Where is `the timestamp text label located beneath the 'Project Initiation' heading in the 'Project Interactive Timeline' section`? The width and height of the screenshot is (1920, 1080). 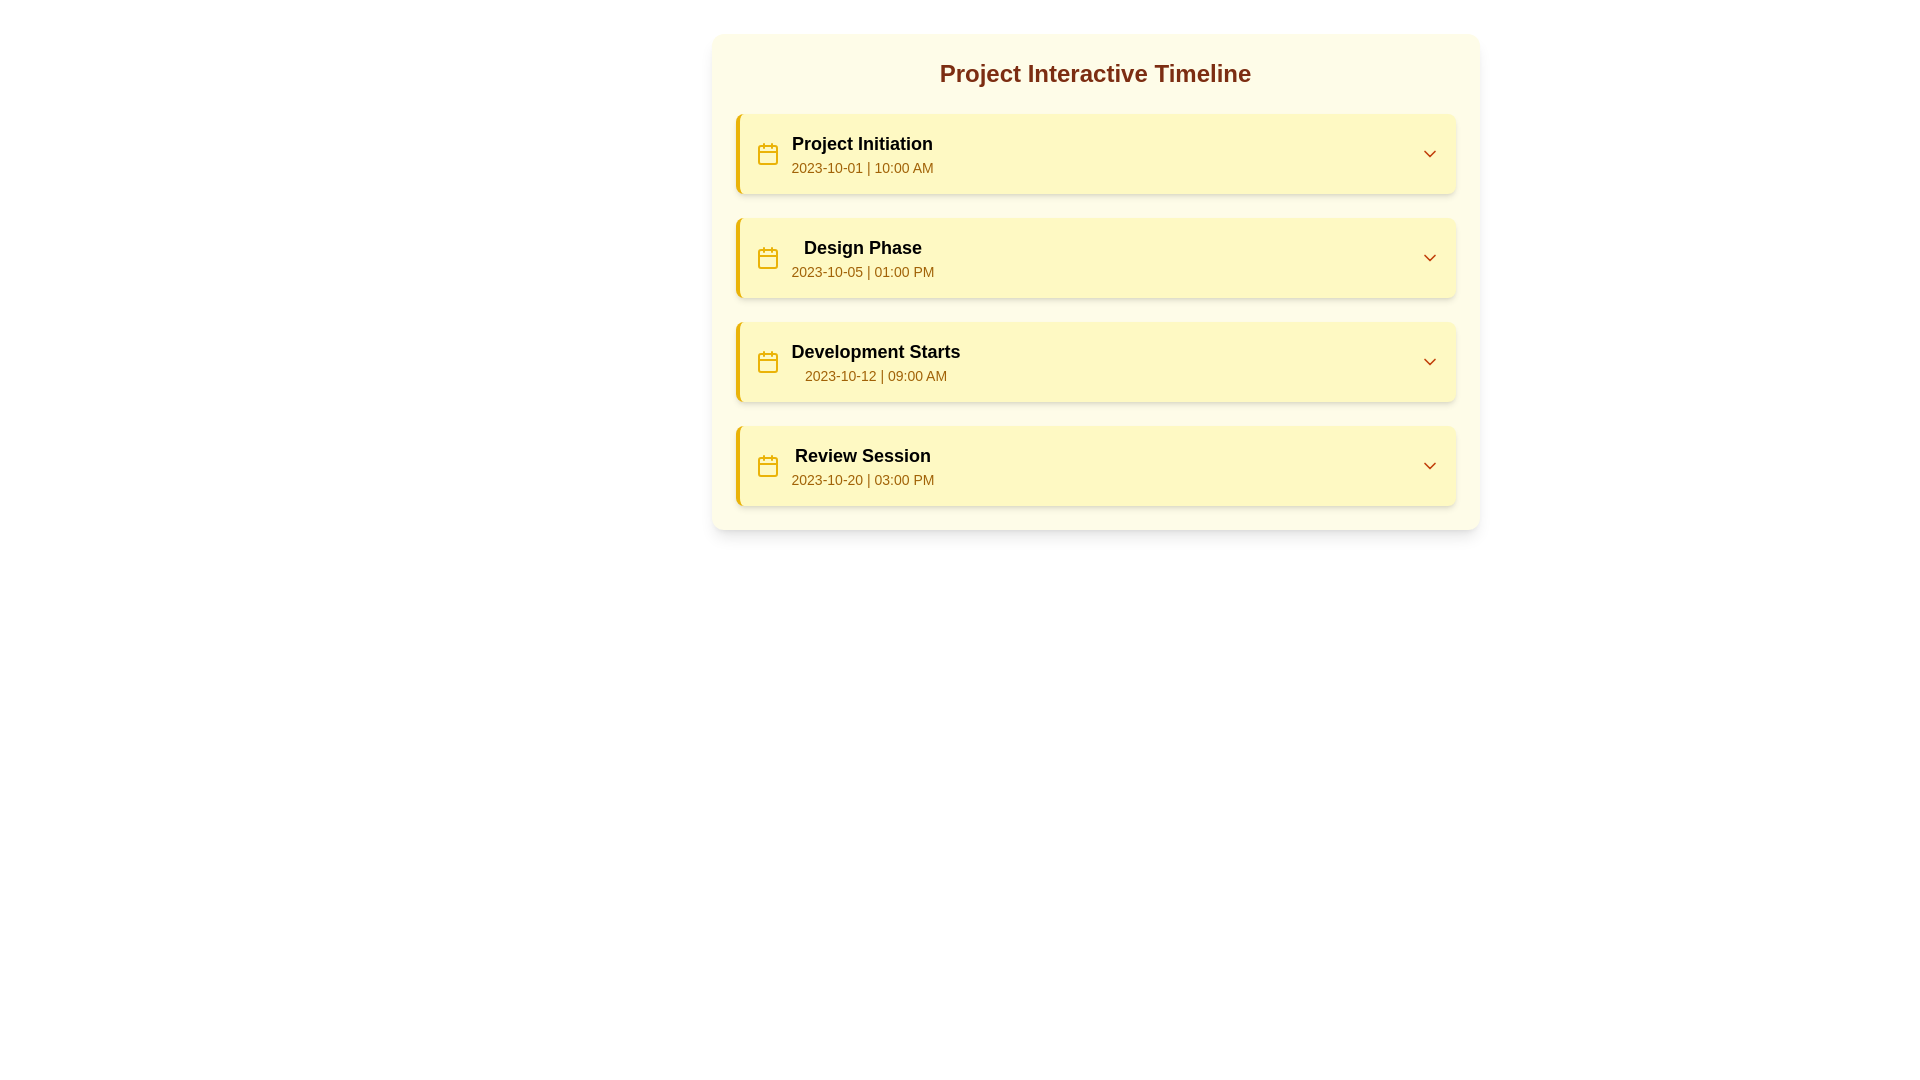 the timestamp text label located beneath the 'Project Initiation' heading in the 'Project Interactive Timeline' section is located at coordinates (862, 167).